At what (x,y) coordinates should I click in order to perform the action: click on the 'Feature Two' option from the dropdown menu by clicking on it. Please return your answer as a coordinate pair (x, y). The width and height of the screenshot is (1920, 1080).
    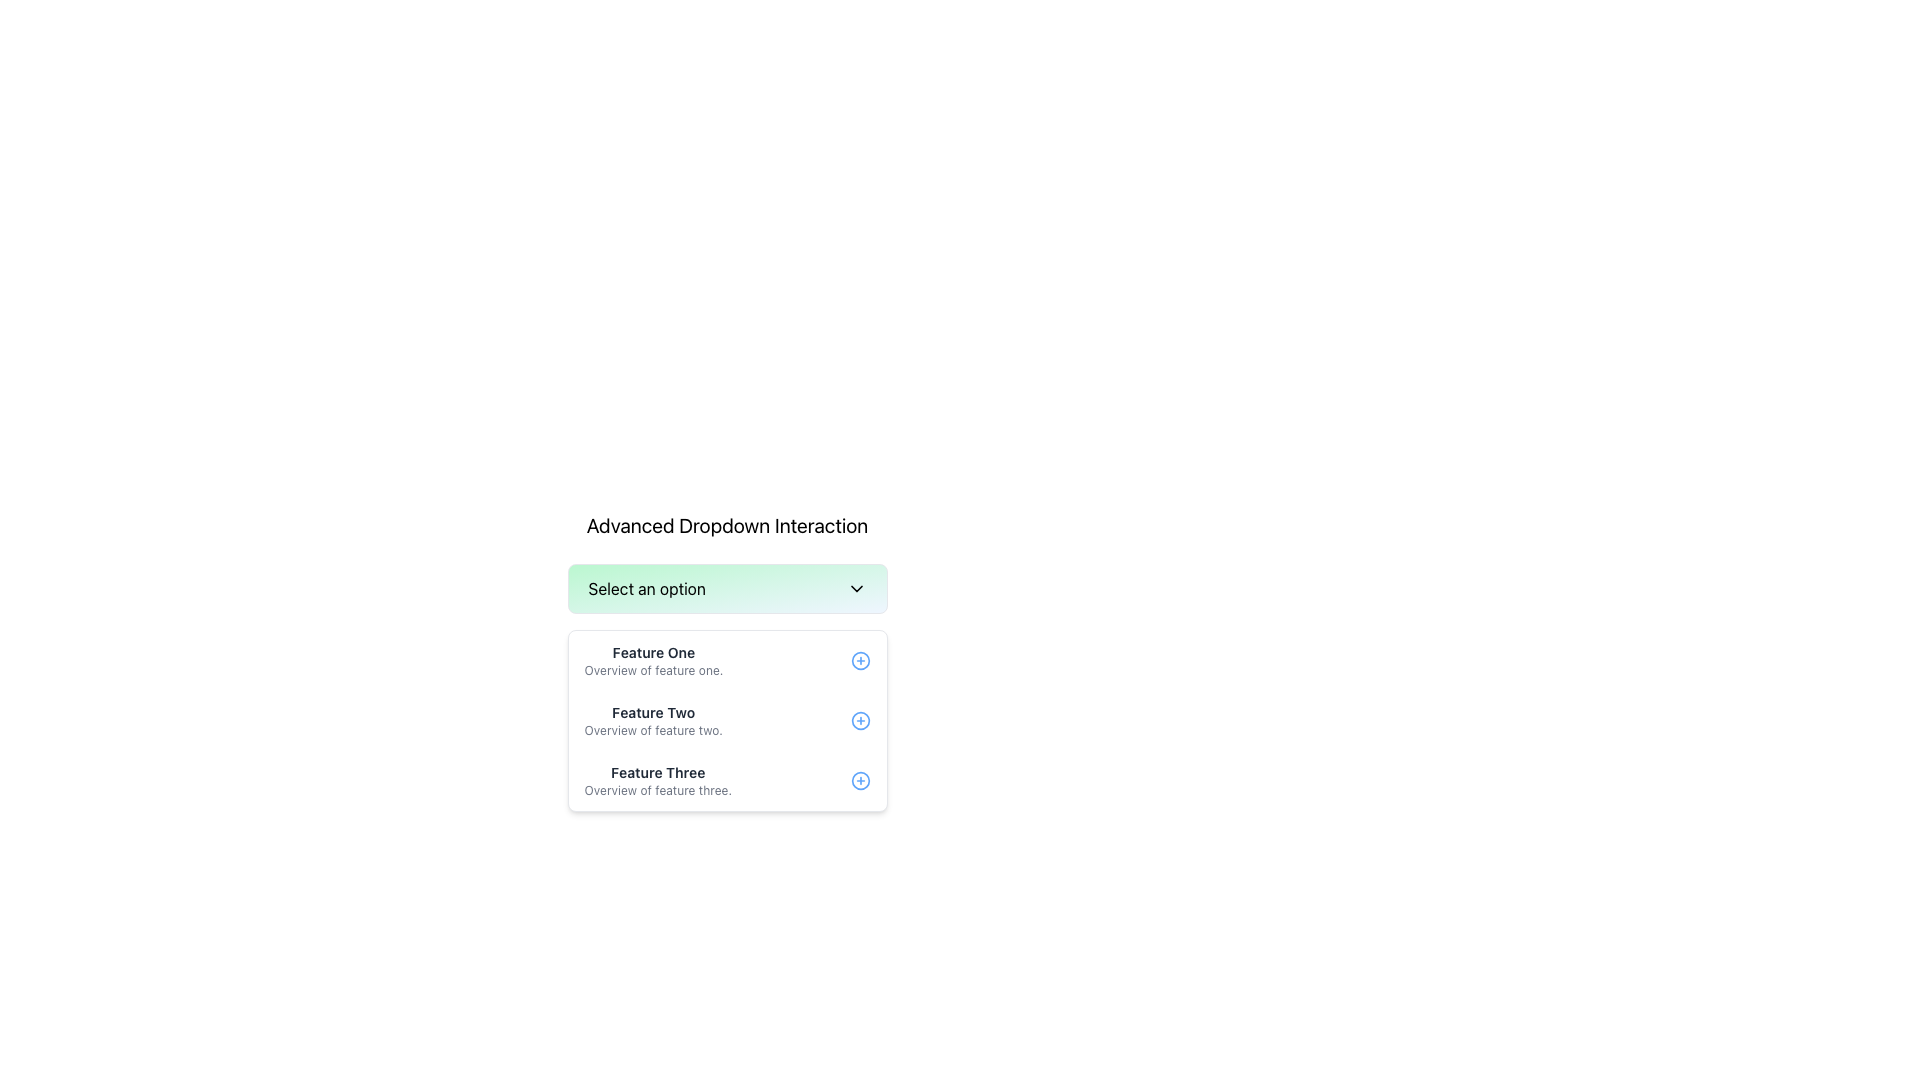
    Looking at the image, I should click on (653, 721).